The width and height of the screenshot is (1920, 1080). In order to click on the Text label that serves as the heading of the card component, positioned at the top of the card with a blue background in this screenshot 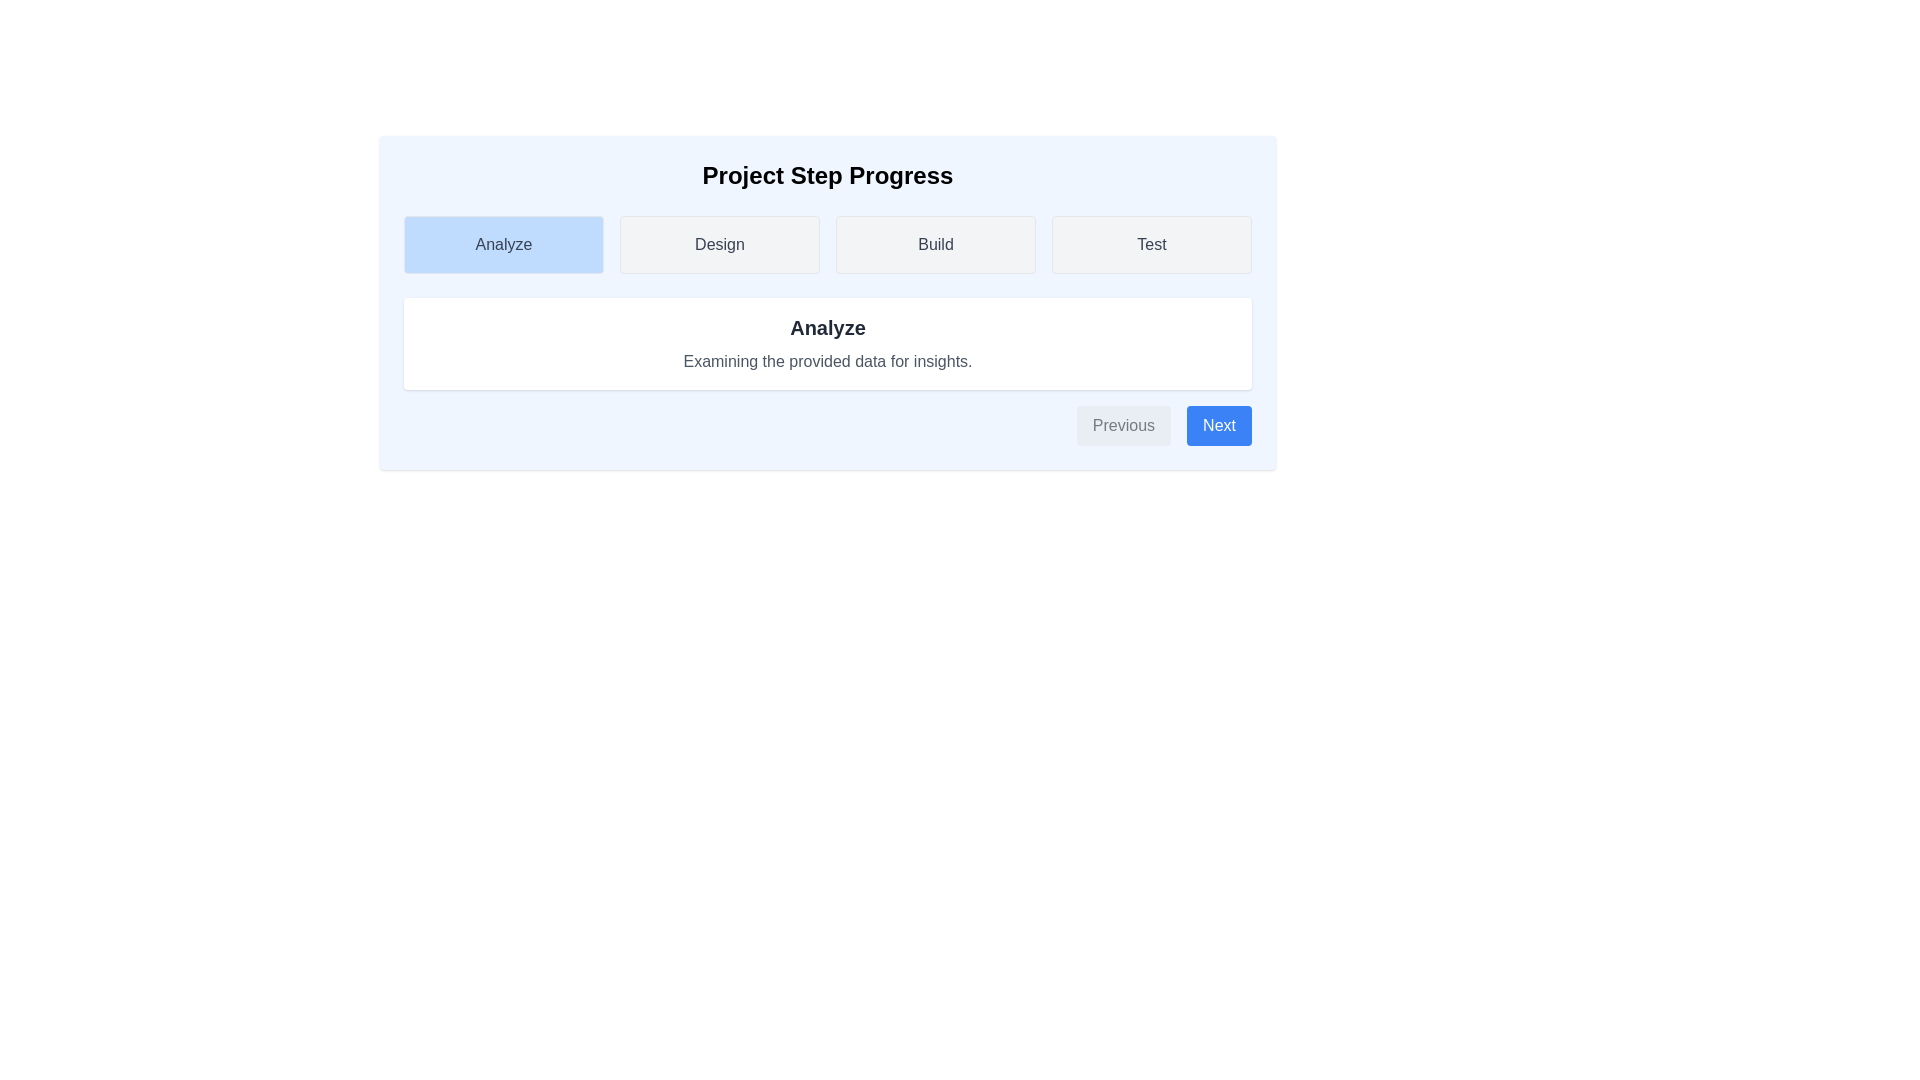, I will do `click(828, 175)`.